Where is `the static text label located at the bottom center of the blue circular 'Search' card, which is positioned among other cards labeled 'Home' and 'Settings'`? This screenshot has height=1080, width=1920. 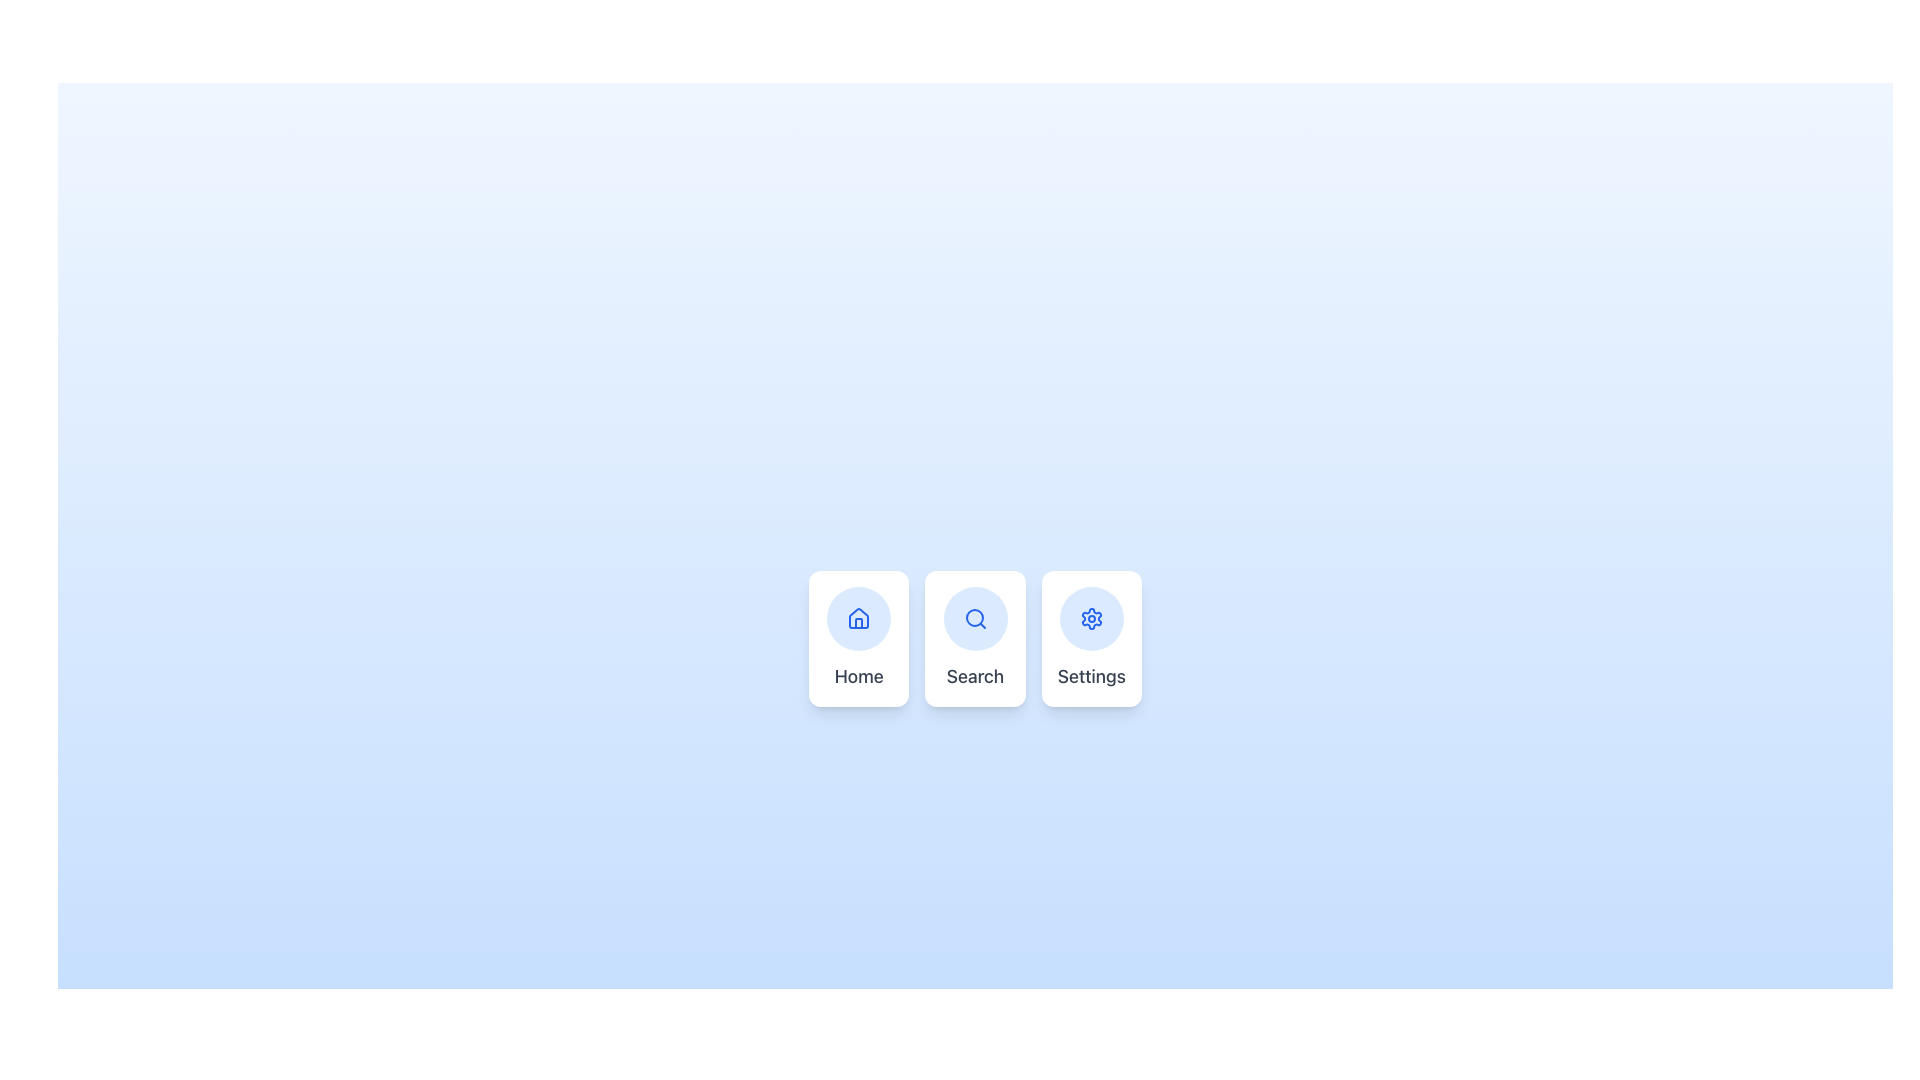 the static text label located at the bottom center of the blue circular 'Search' card, which is positioned among other cards labeled 'Home' and 'Settings' is located at coordinates (975, 676).